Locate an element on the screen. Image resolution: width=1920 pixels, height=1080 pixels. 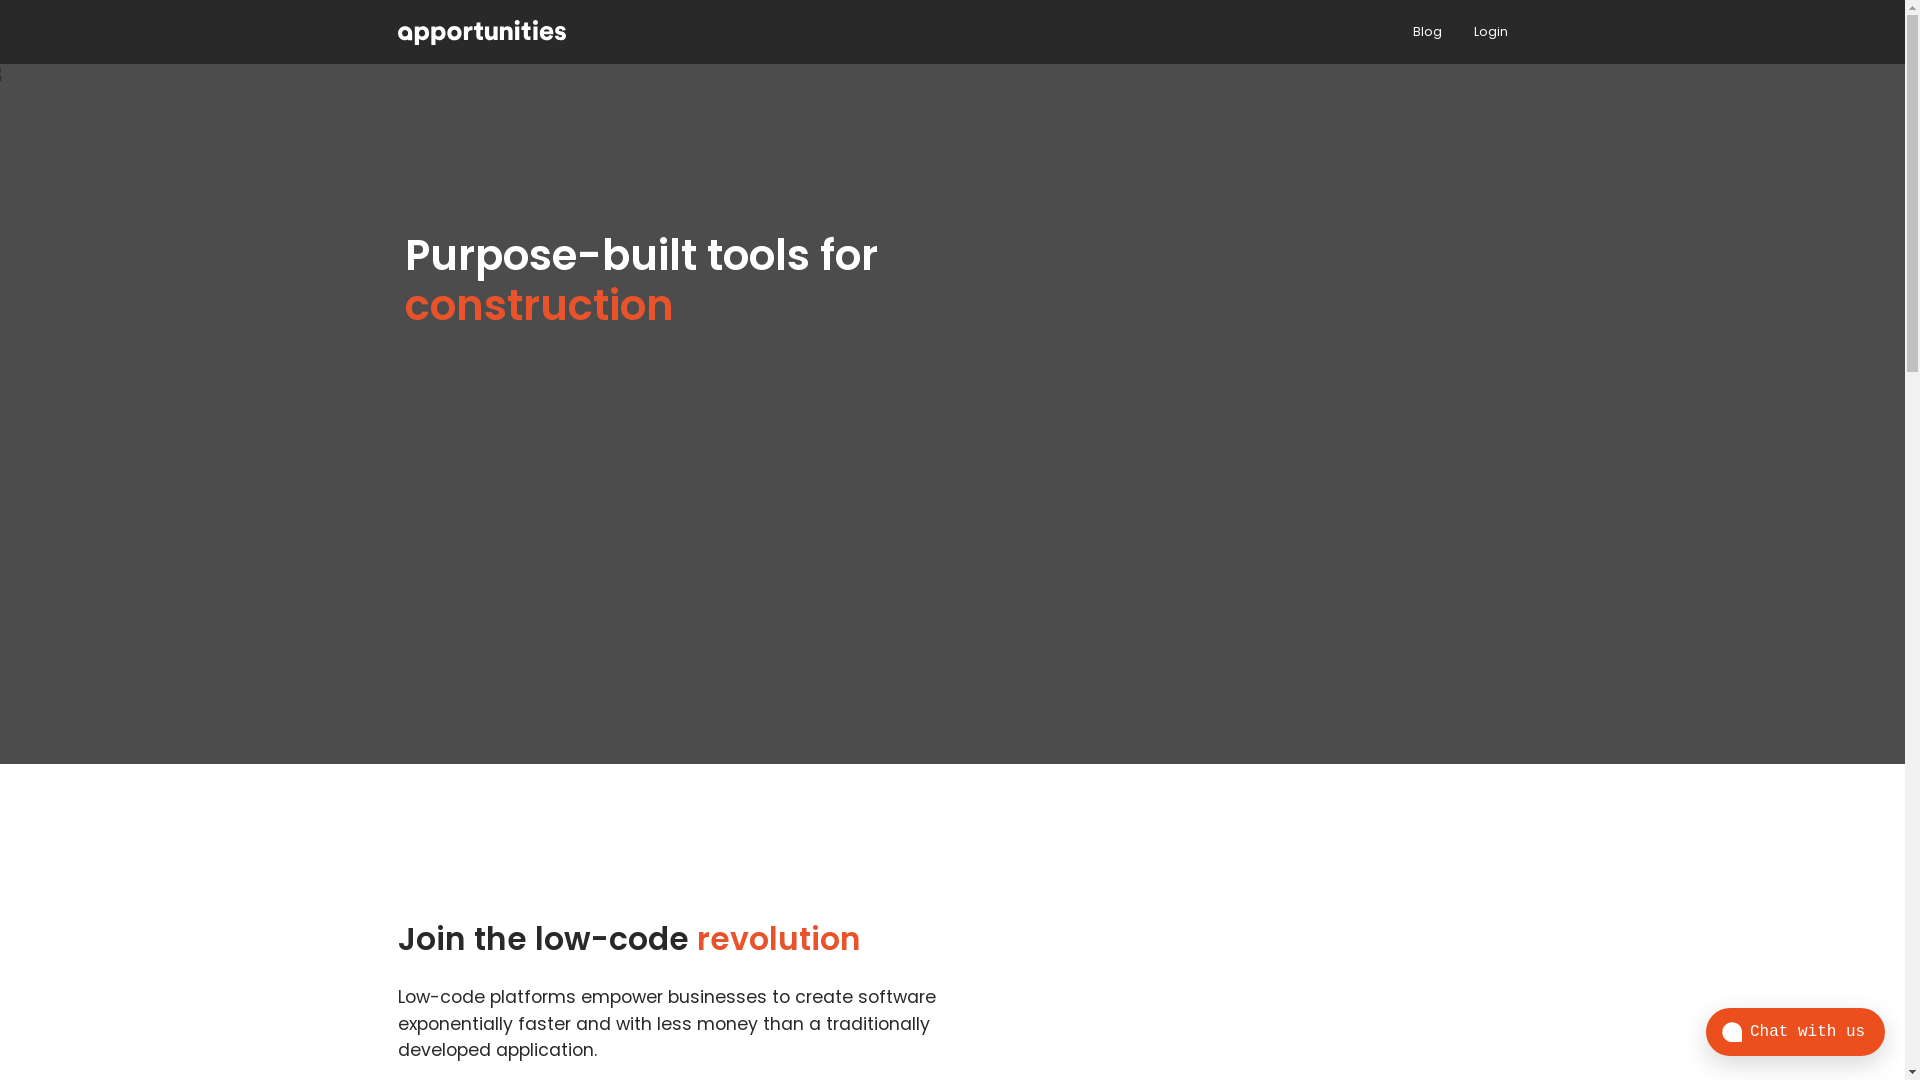
'Login' is located at coordinates (1491, 31).